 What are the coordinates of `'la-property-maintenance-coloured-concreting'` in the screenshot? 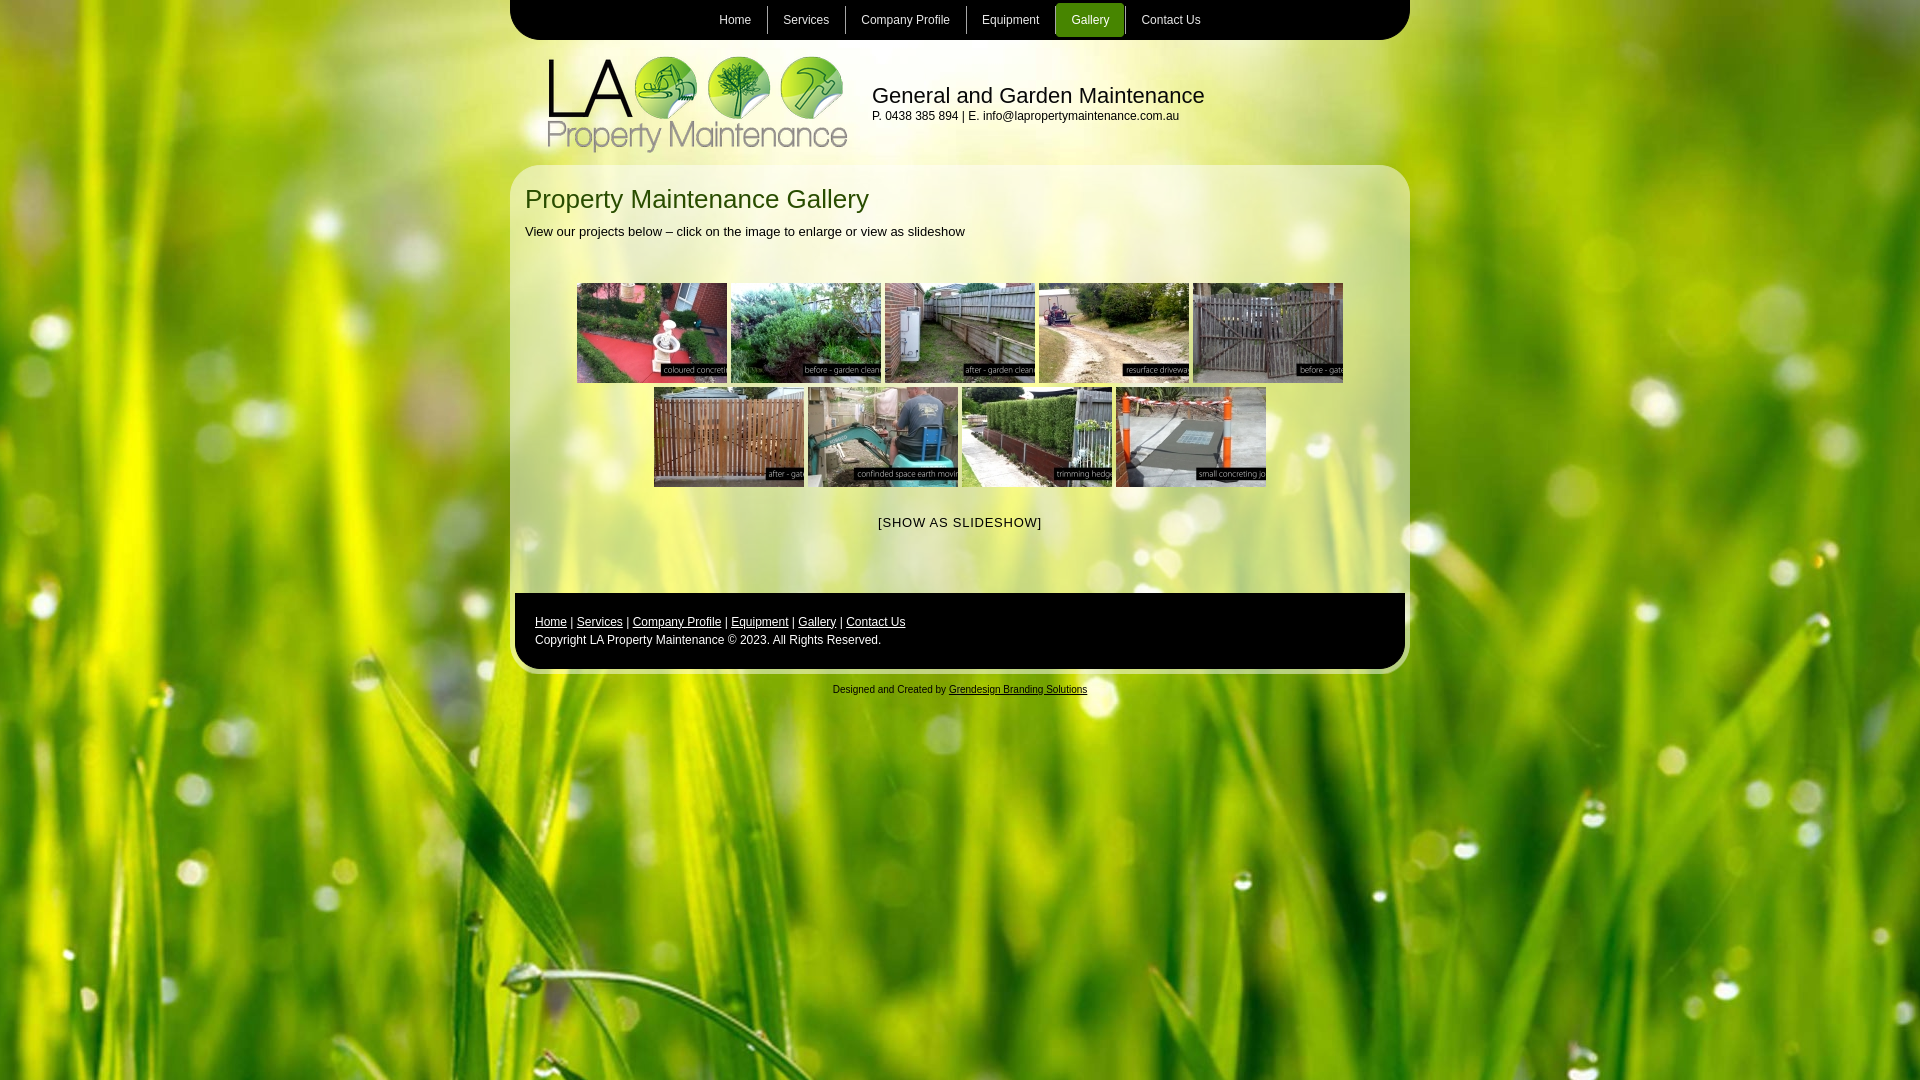 It's located at (652, 331).